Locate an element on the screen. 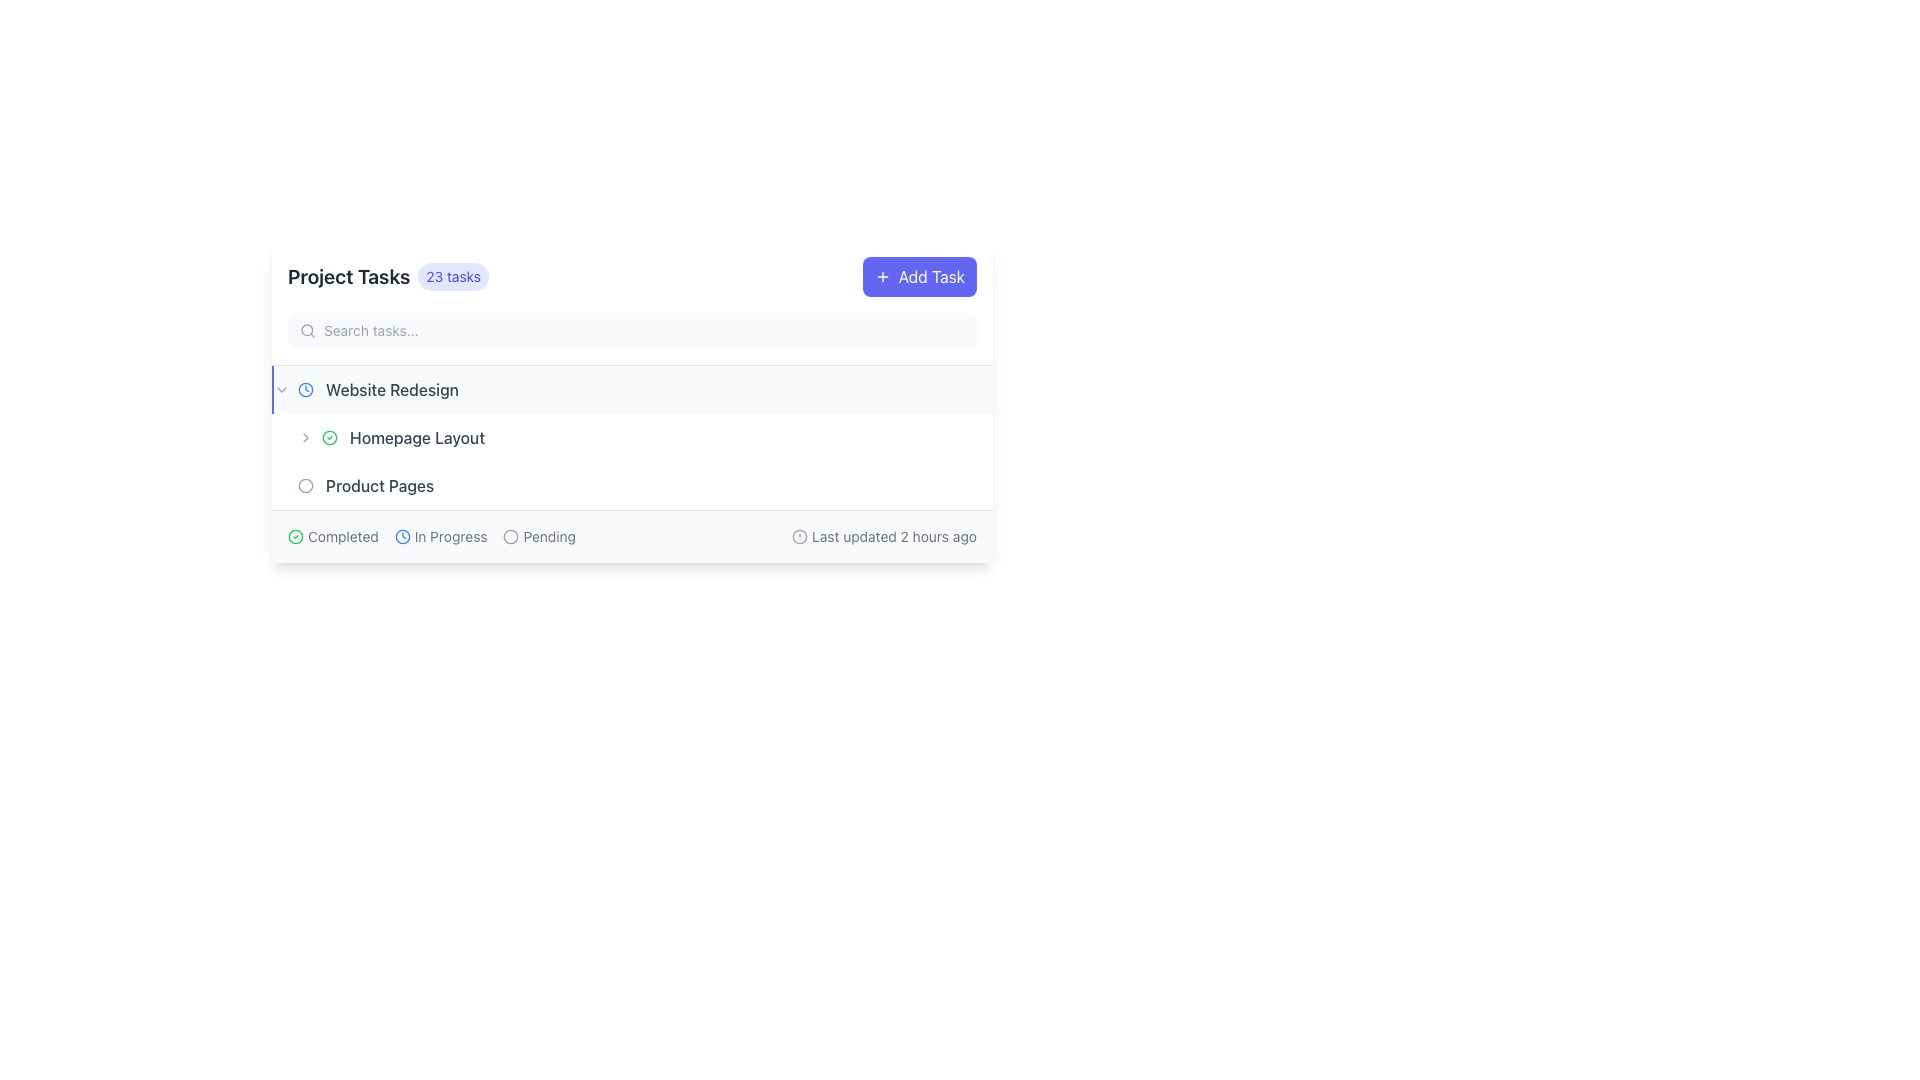  text label that represents the title of a task in the task management list, positioned under 'Project Tasks' and to the right of a circular icon is located at coordinates (392, 389).